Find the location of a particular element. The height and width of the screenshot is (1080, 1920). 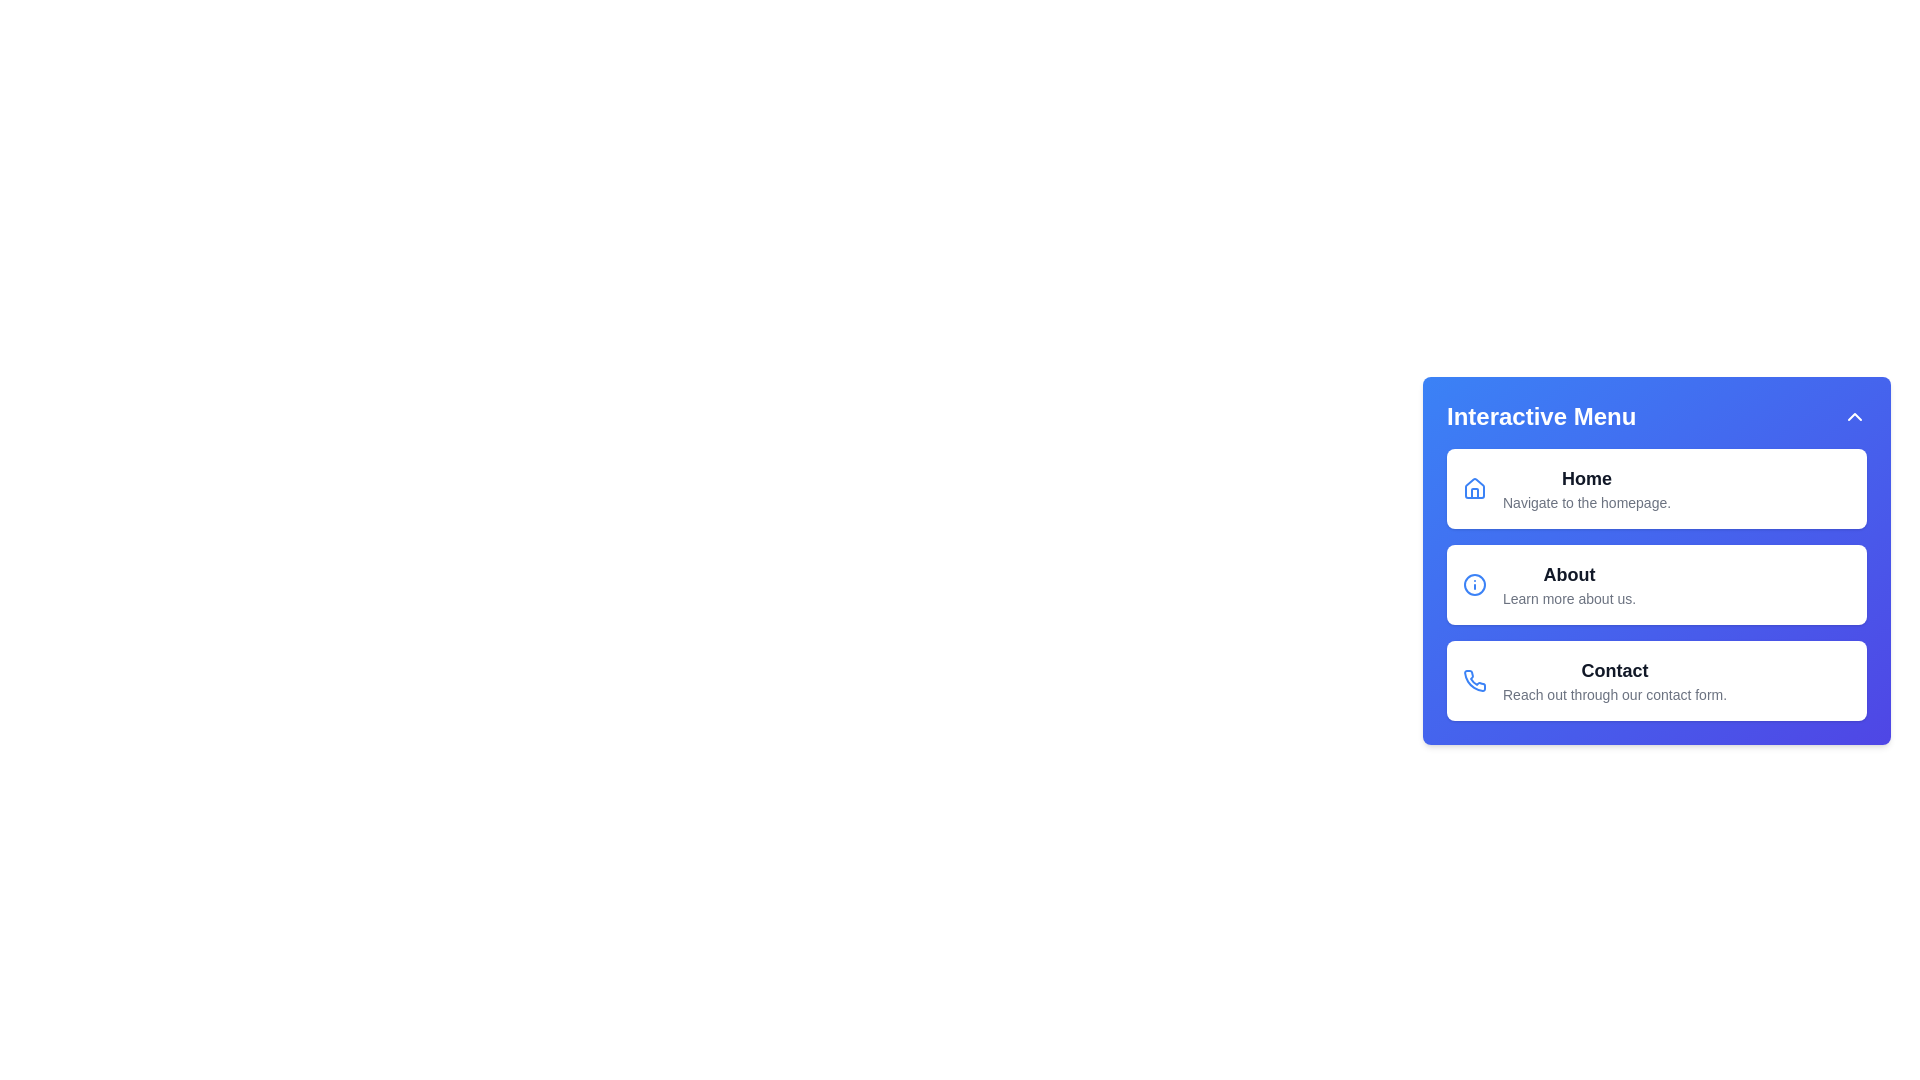

the Home icon to interact with it is located at coordinates (1474, 489).